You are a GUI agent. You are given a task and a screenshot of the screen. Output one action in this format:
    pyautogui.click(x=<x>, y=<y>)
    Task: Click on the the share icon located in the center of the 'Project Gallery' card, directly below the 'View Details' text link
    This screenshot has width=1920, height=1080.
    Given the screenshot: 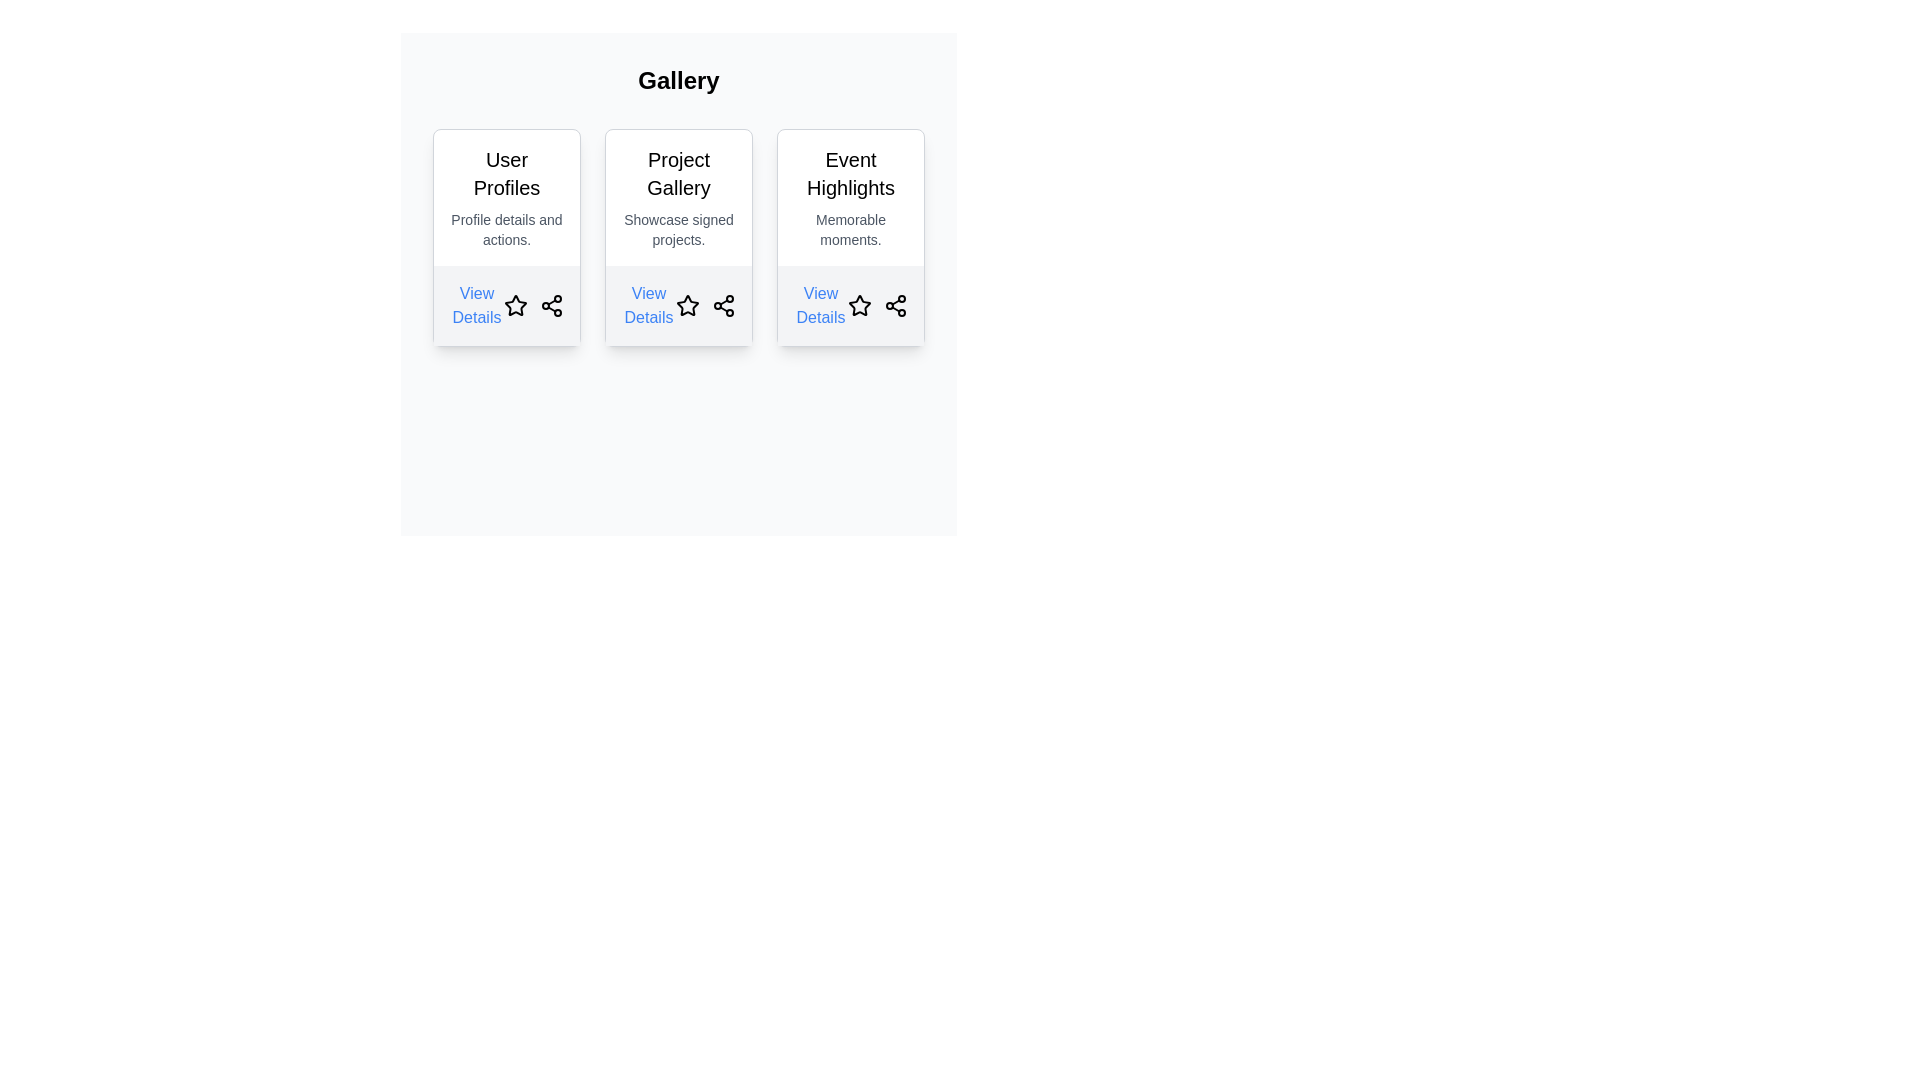 What is the action you would take?
    pyautogui.click(x=705, y=305)
    